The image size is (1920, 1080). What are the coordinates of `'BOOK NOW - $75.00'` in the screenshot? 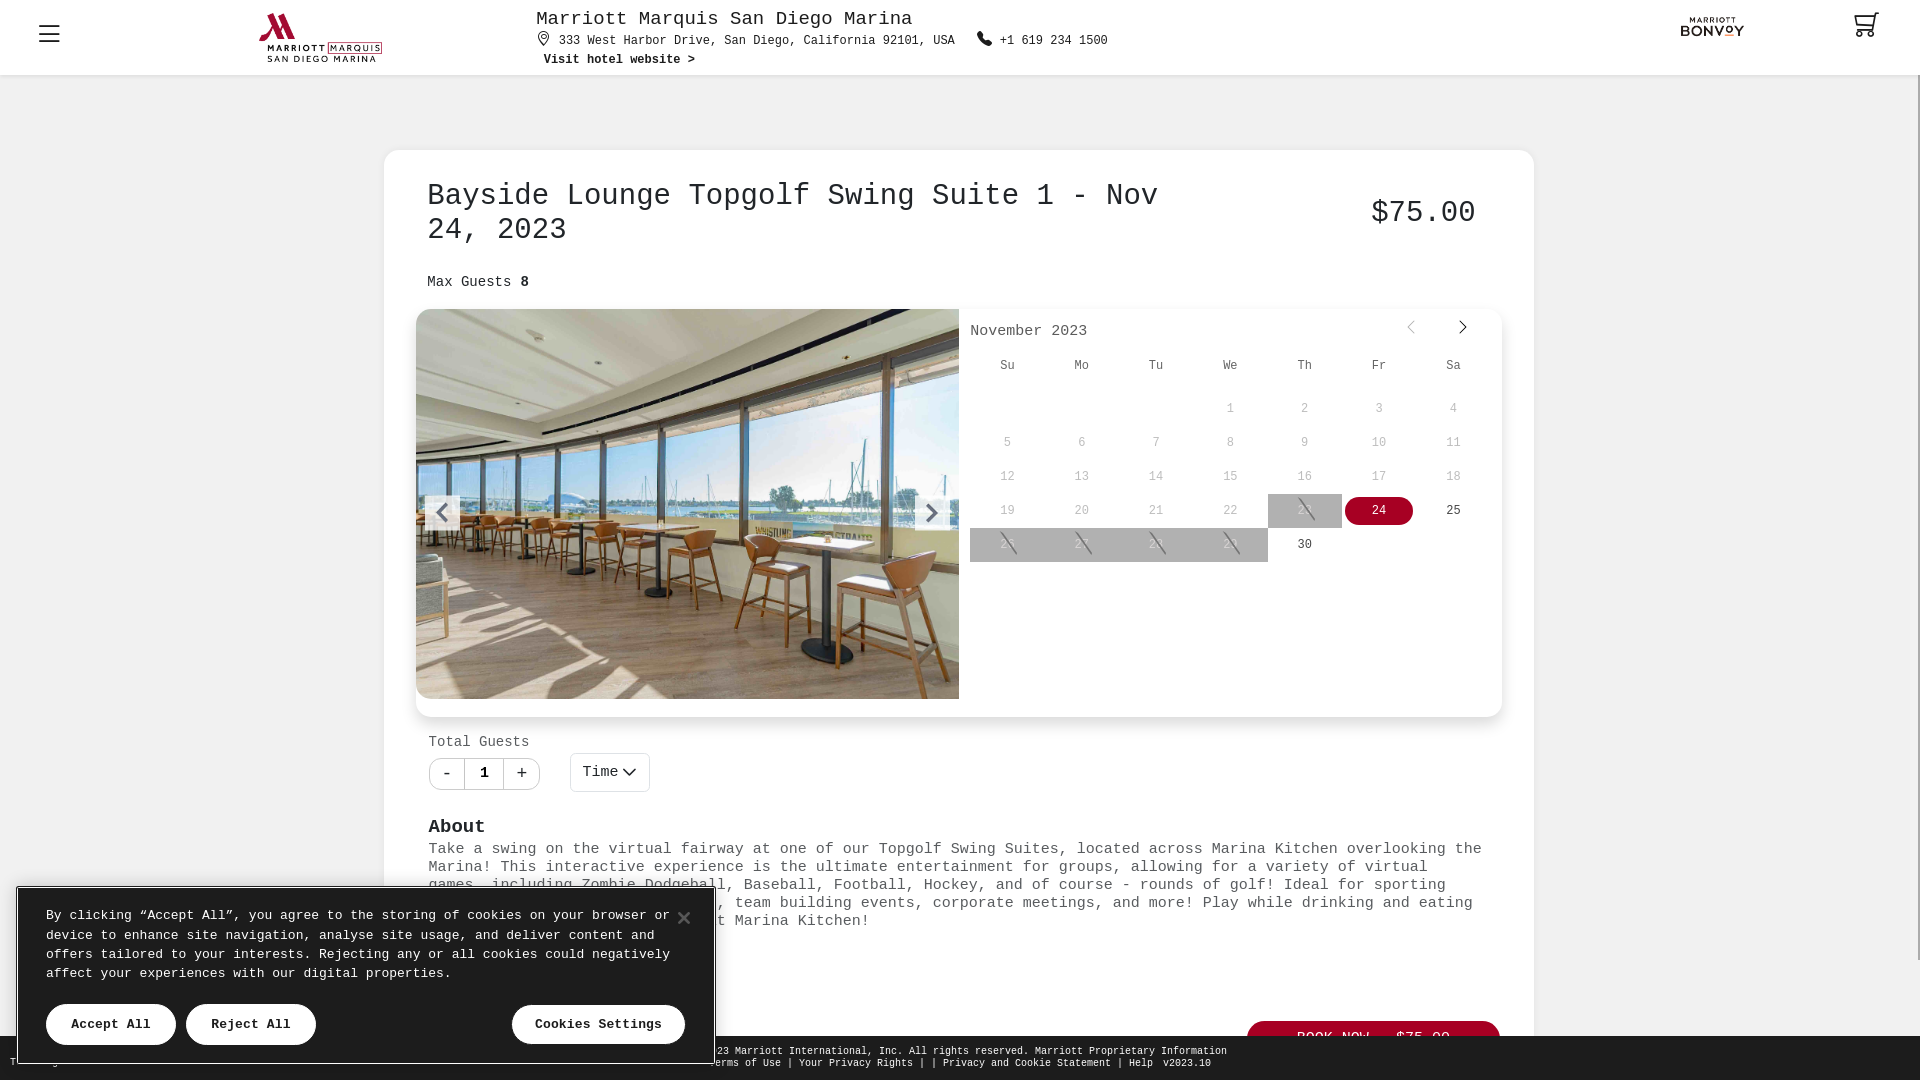 It's located at (1372, 1037).